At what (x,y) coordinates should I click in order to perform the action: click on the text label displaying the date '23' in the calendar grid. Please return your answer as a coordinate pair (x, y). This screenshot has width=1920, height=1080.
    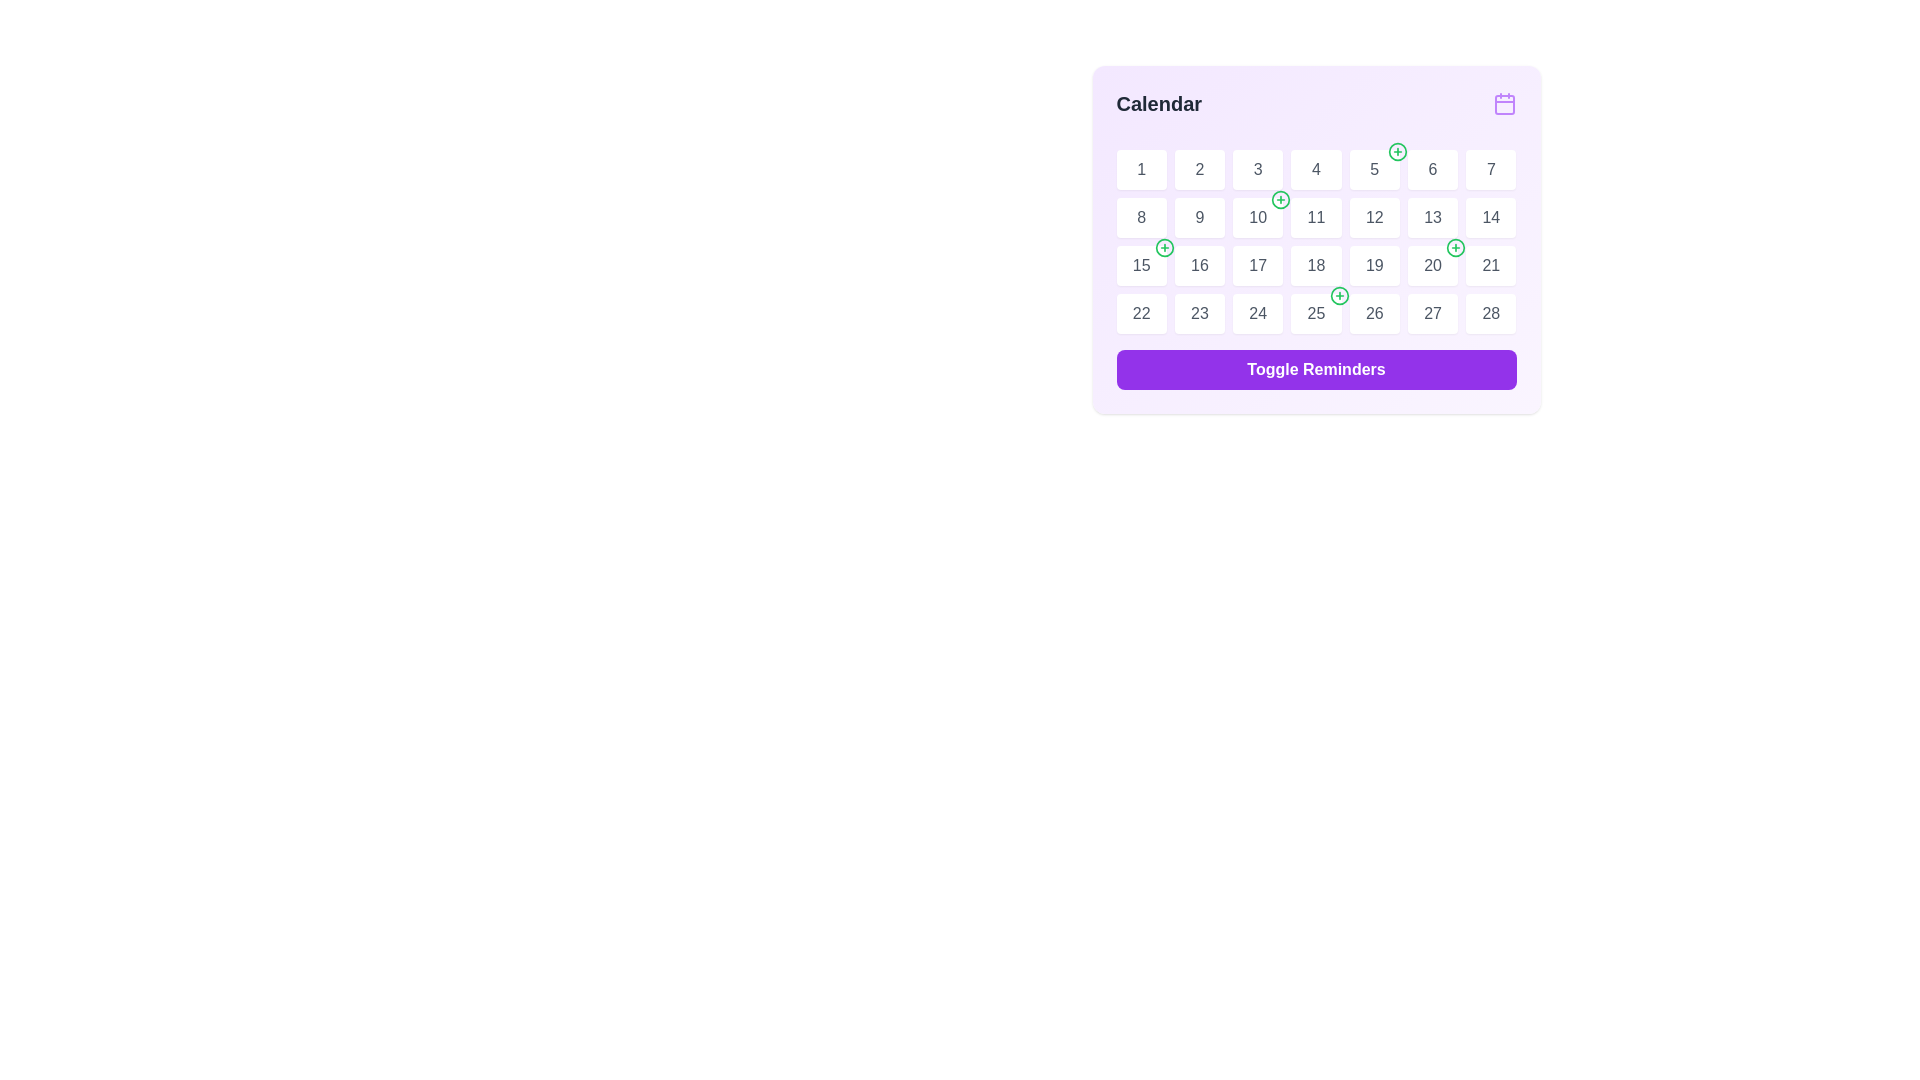
    Looking at the image, I should click on (1200, 313).